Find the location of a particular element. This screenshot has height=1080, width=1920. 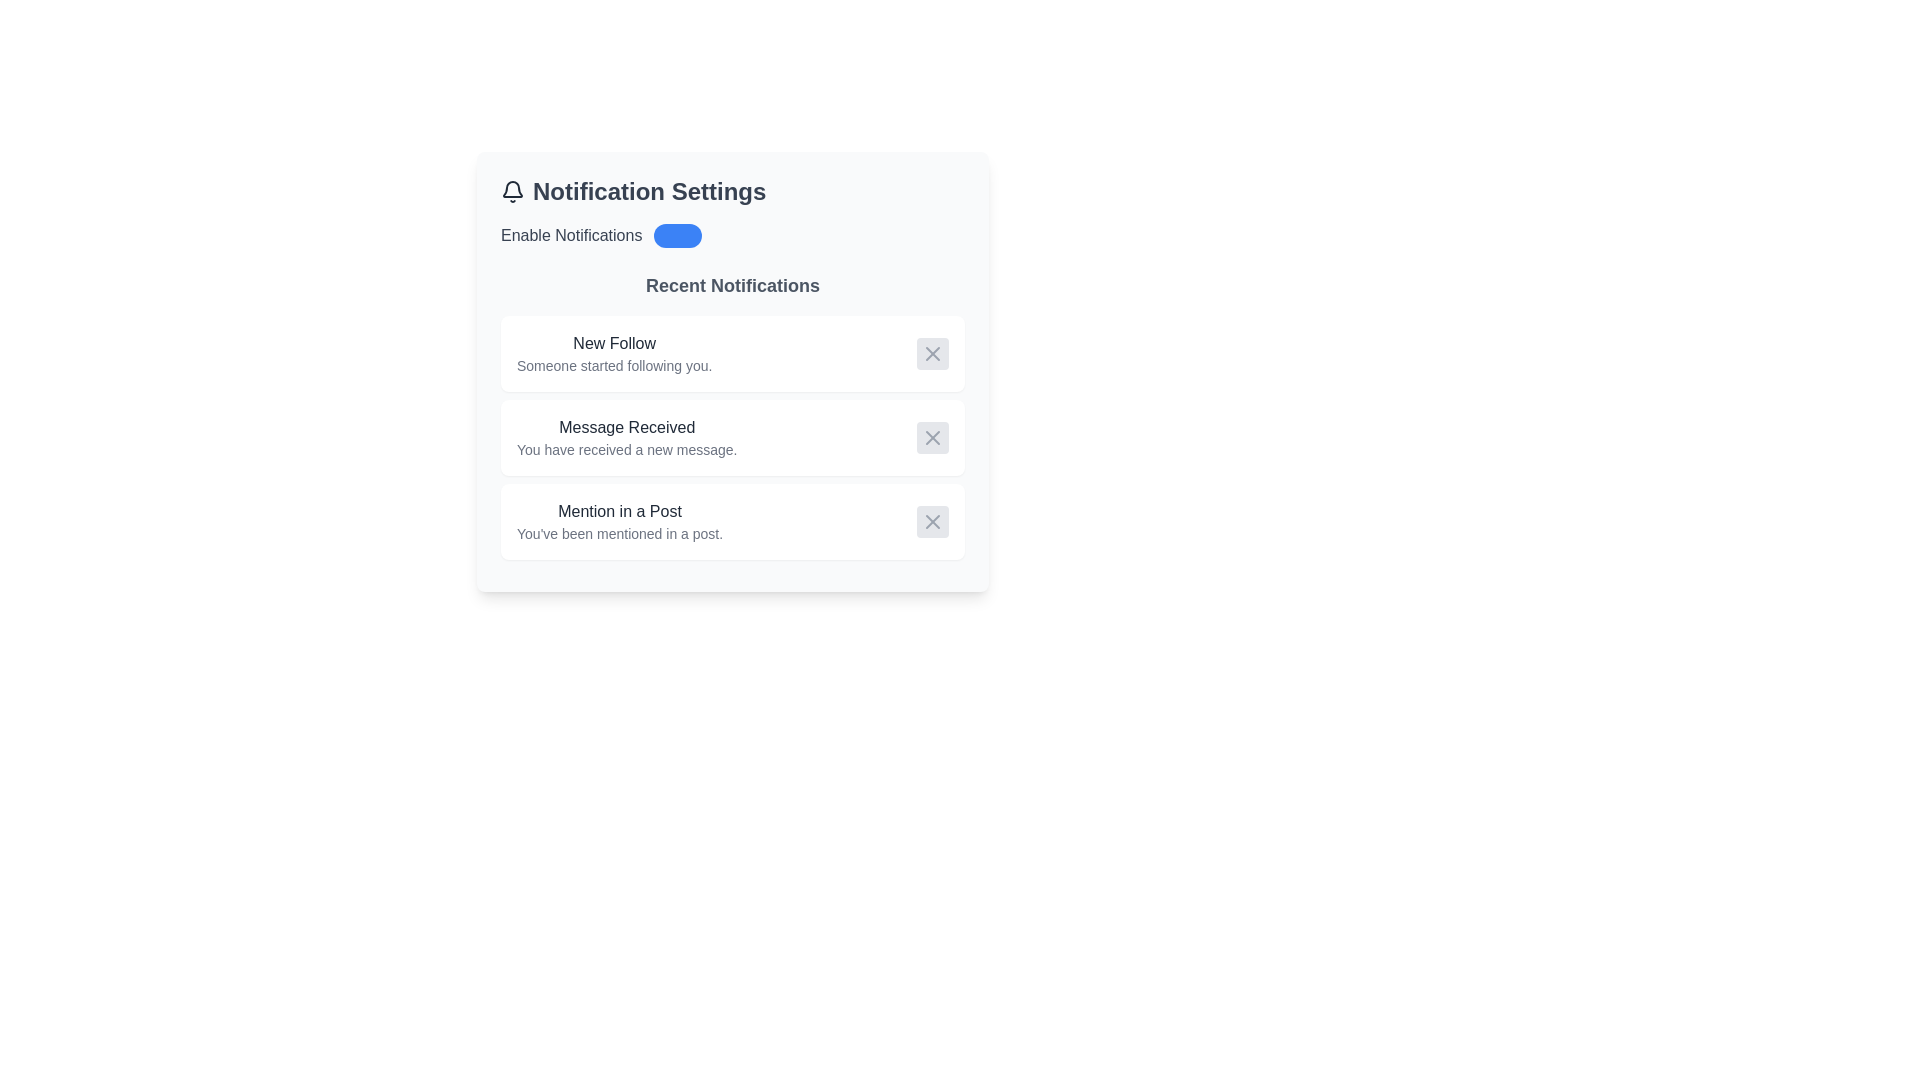

the text label that reads 'New Follow', which is positioned at the top part of the first notification in the recent notifications list is located at coordinates (613, 342).